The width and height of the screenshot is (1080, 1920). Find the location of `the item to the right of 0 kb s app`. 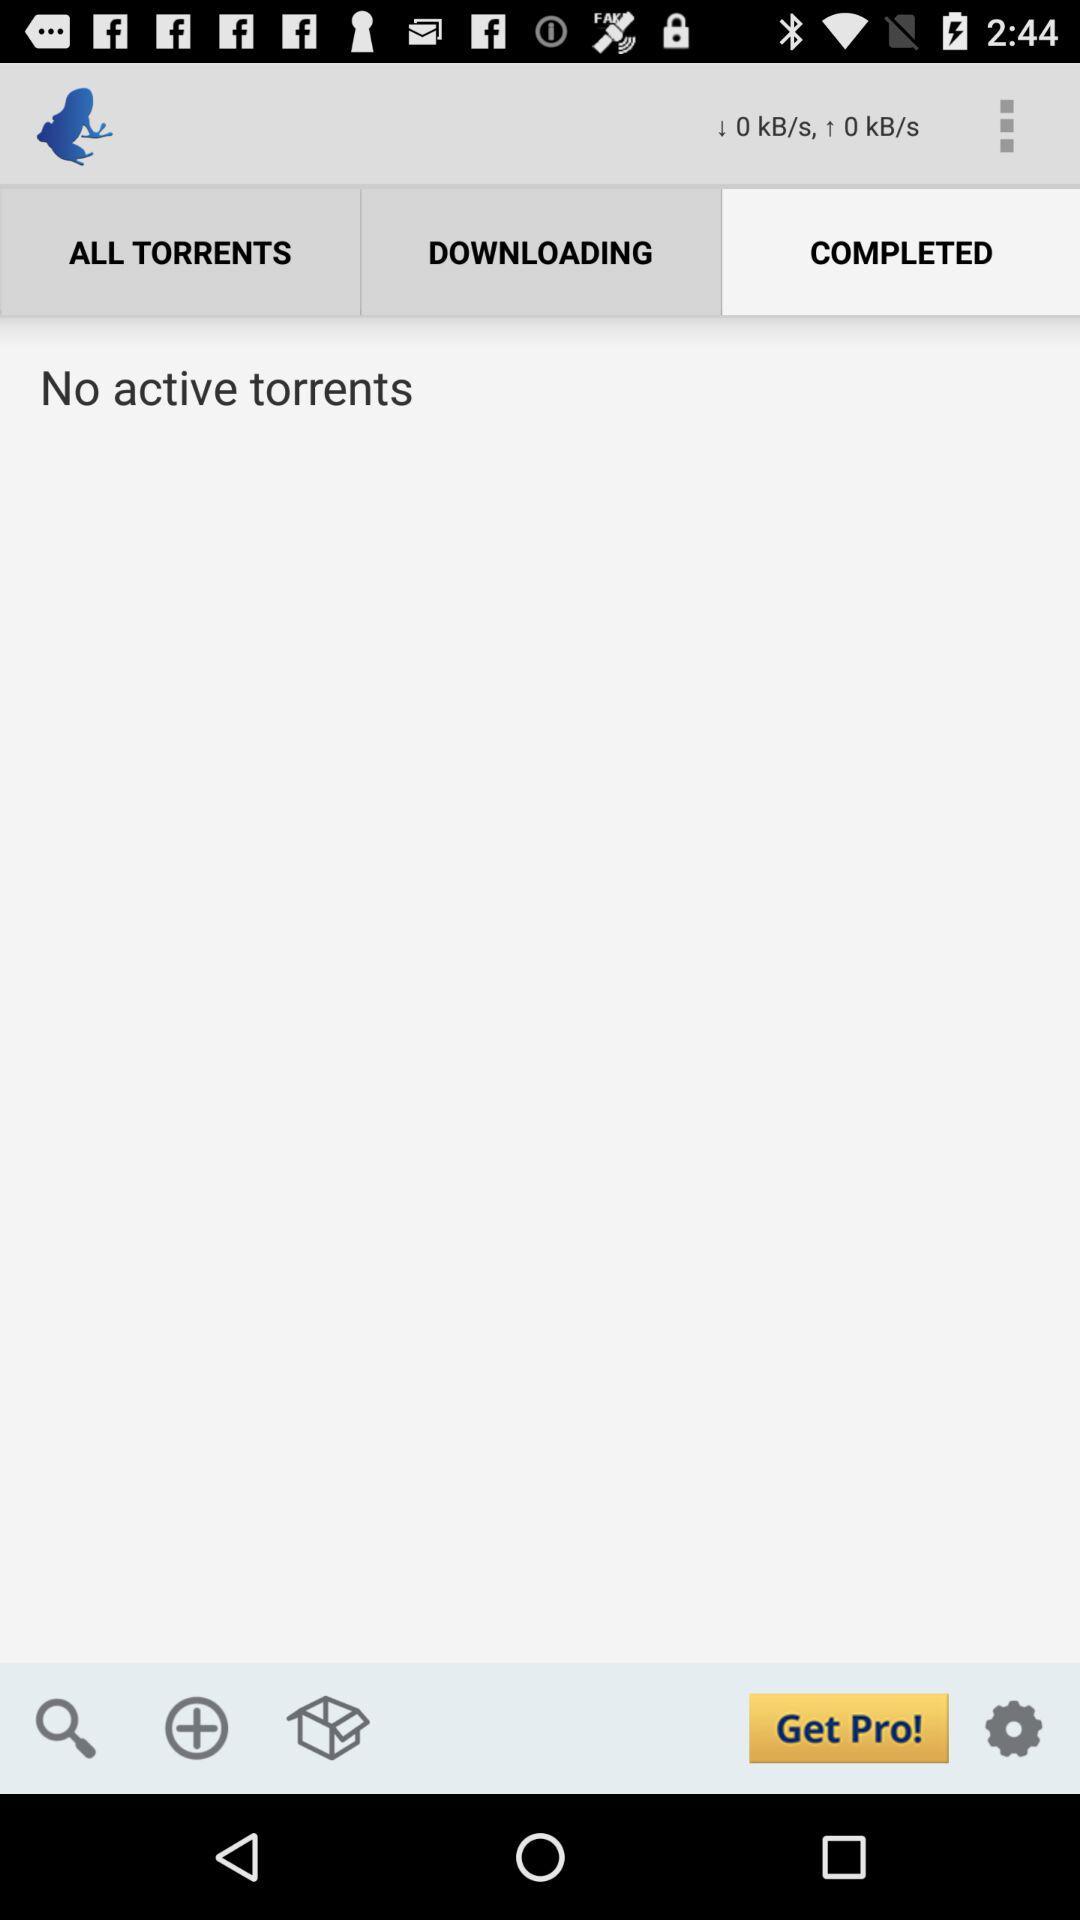

the item to the right of 0 kb s app is located at coordinates (1006, 124).